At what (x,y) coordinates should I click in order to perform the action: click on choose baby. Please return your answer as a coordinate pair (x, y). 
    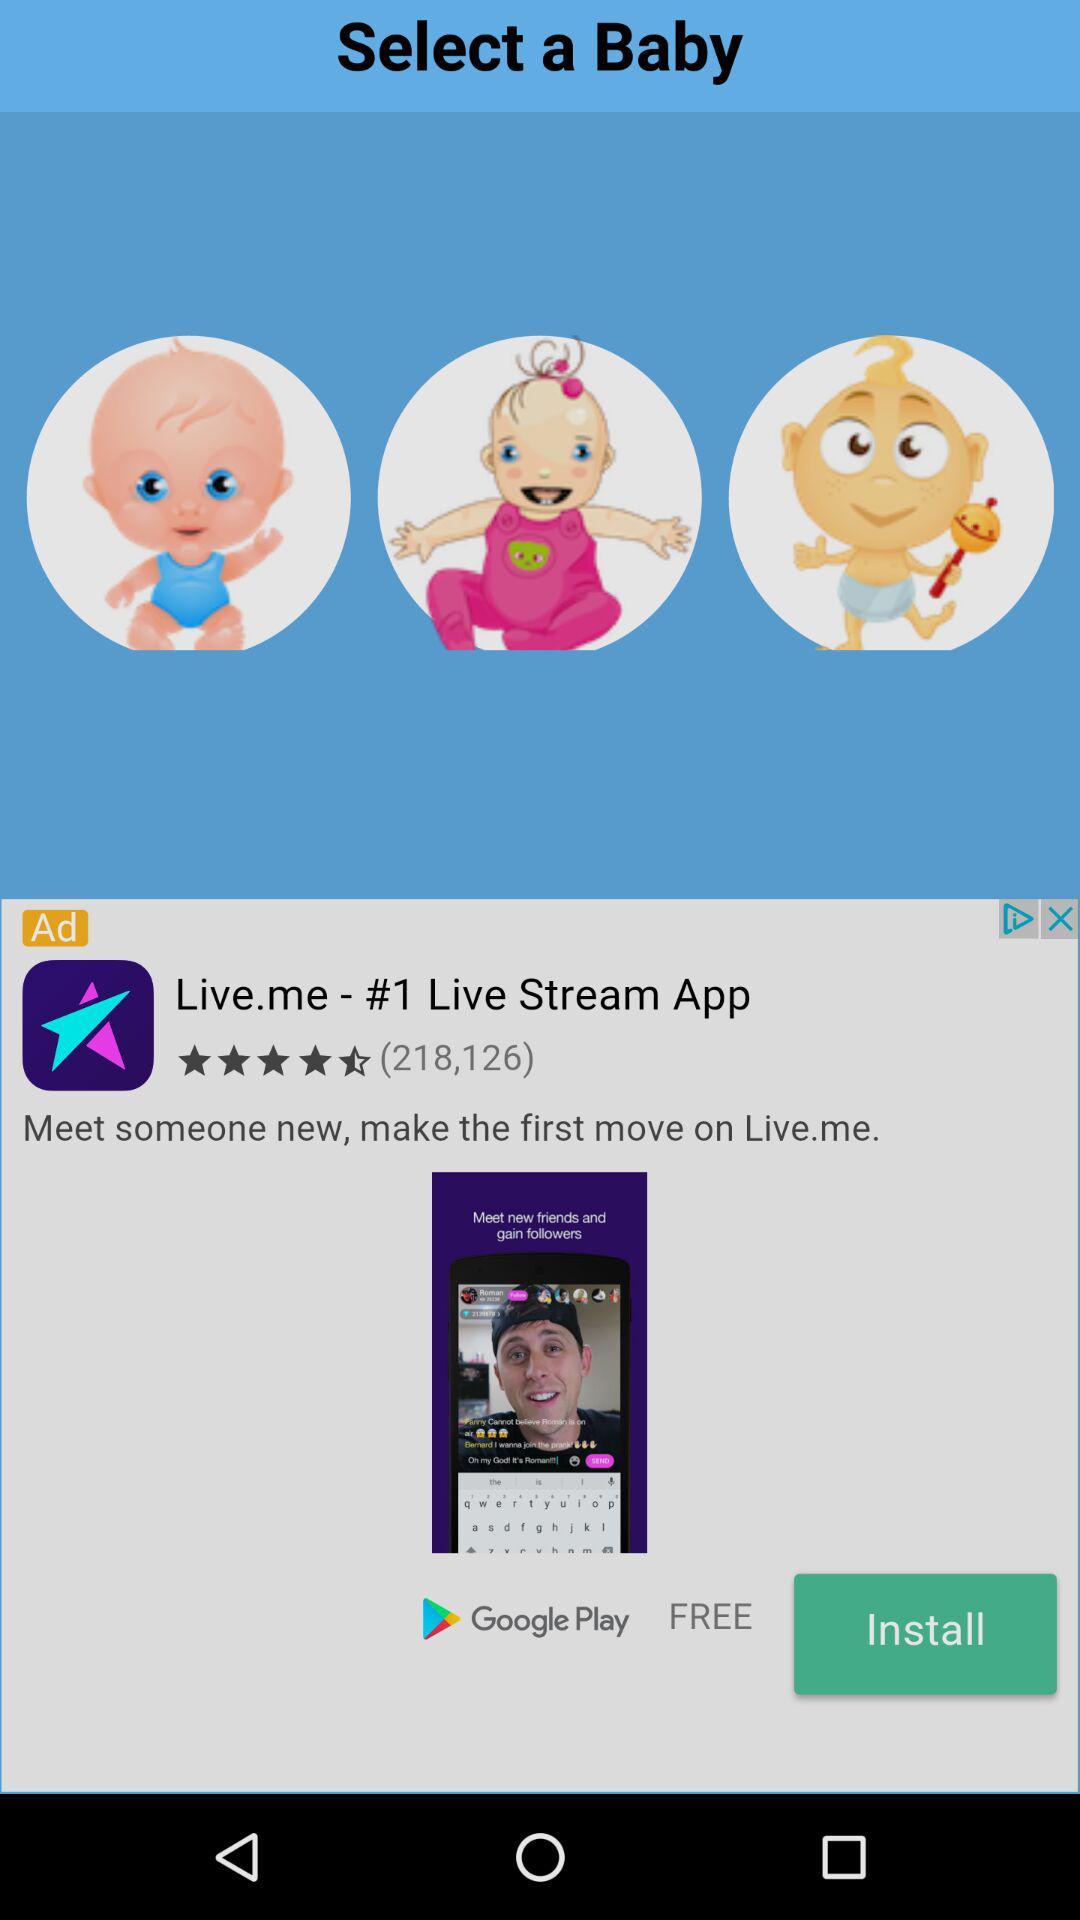
    Looking at the image, I should click on (538, 492).